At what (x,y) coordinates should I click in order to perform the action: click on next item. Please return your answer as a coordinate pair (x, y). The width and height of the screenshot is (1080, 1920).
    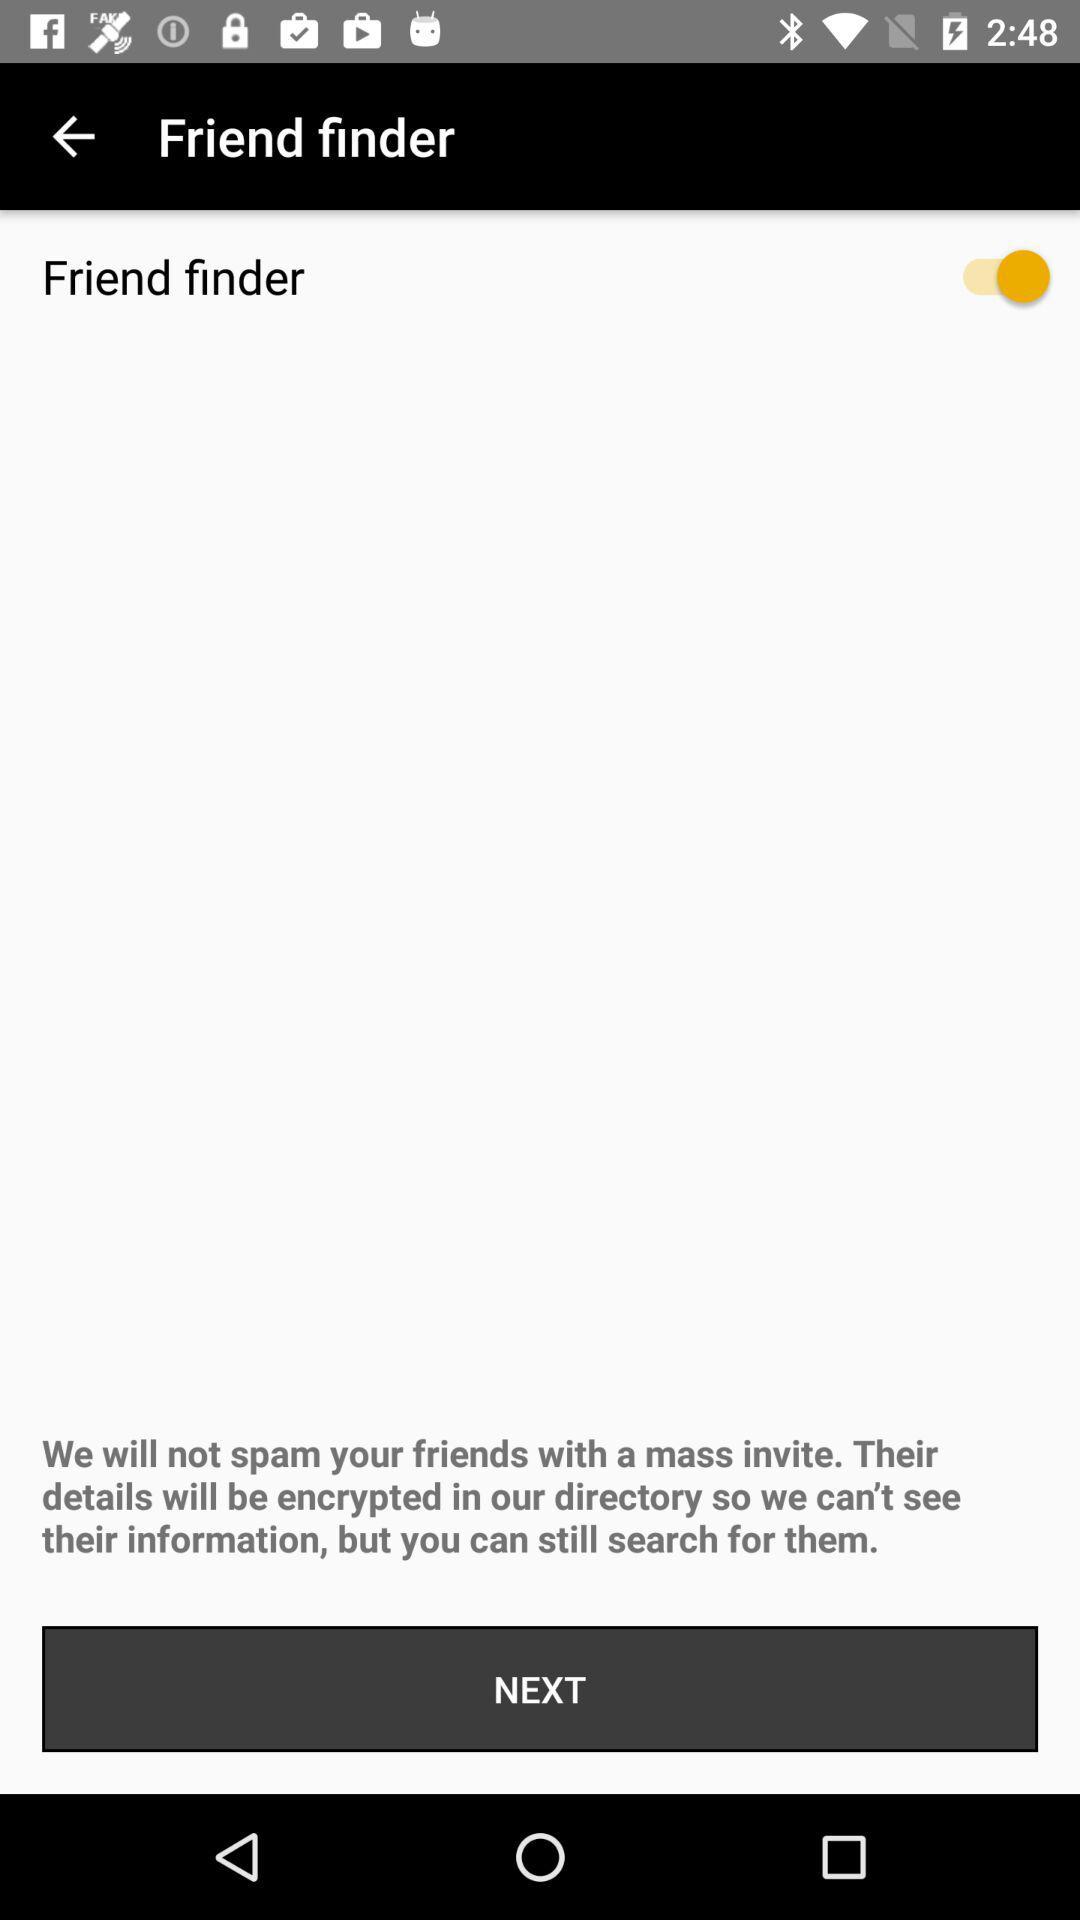
    Looking at the image, I should click on (540, 1688).